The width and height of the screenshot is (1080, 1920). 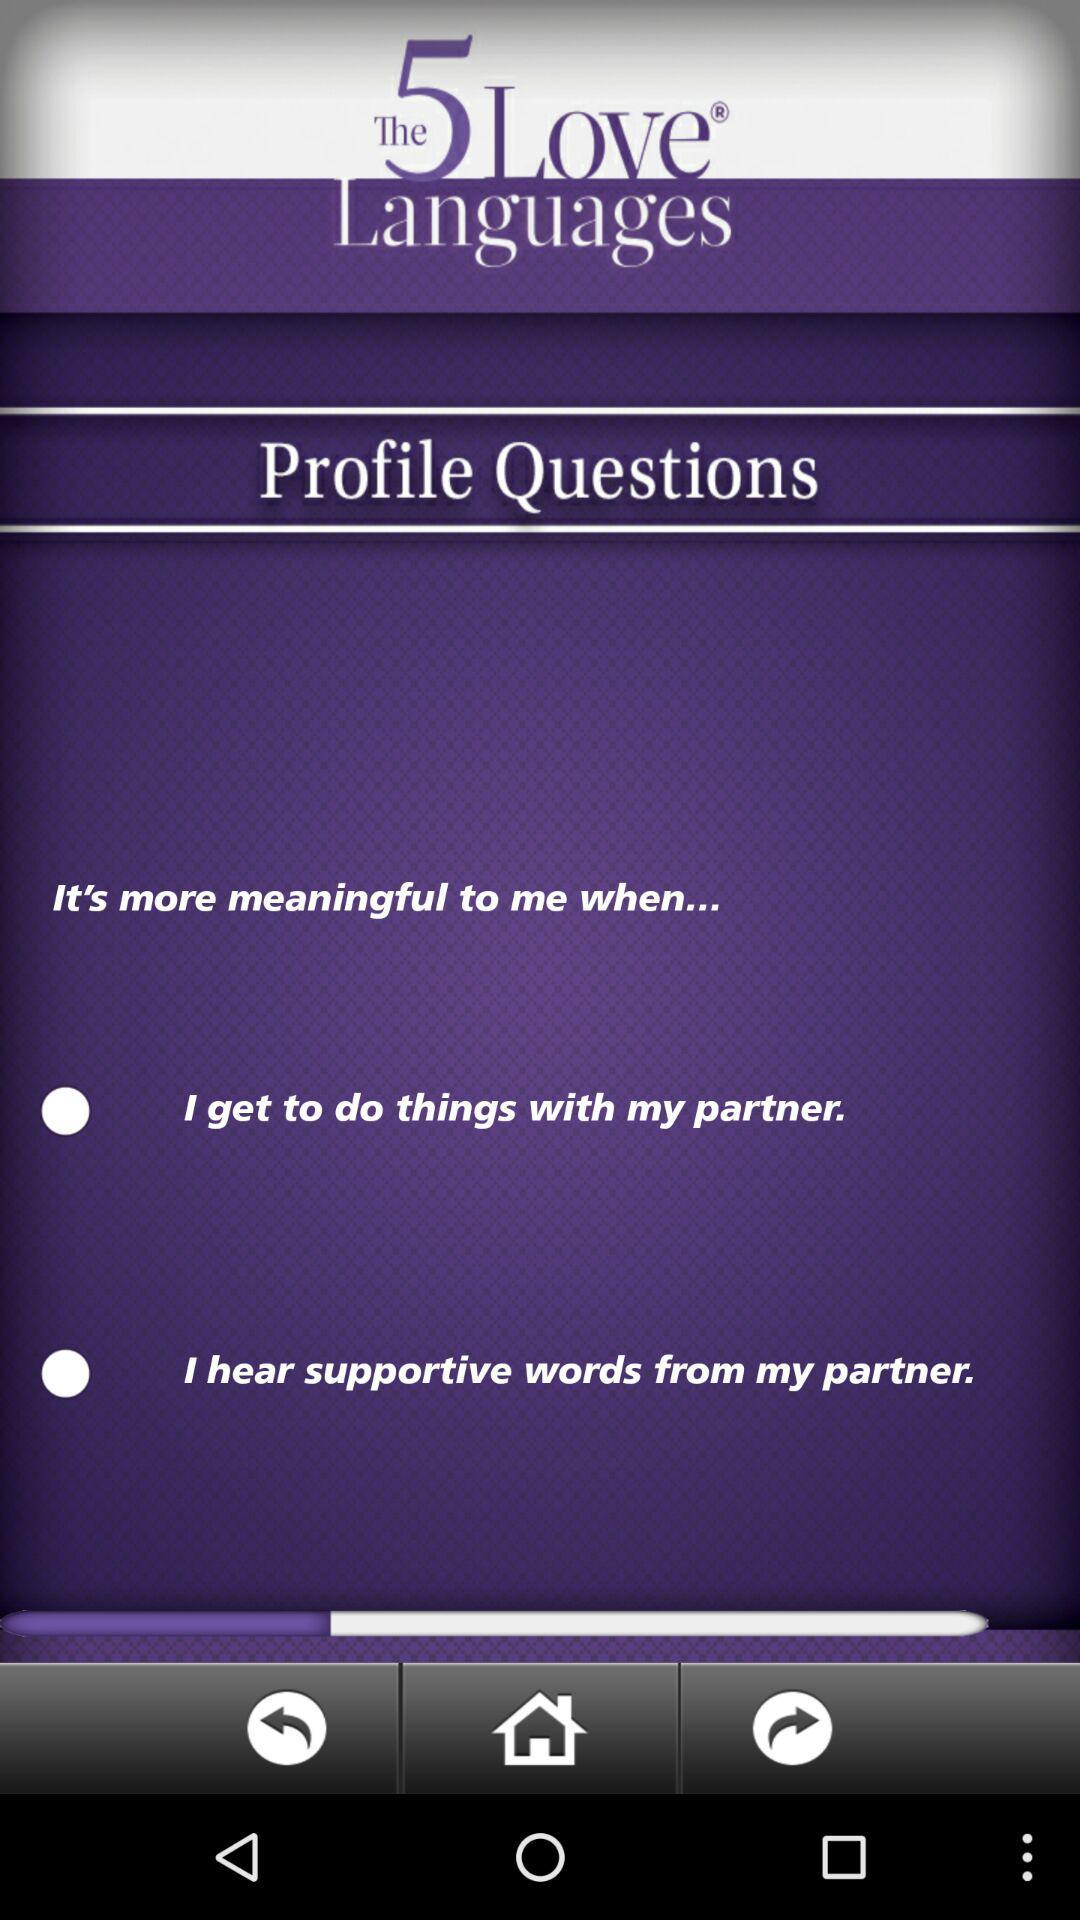 I want to click on home screen, so click(x=538, y=1727).